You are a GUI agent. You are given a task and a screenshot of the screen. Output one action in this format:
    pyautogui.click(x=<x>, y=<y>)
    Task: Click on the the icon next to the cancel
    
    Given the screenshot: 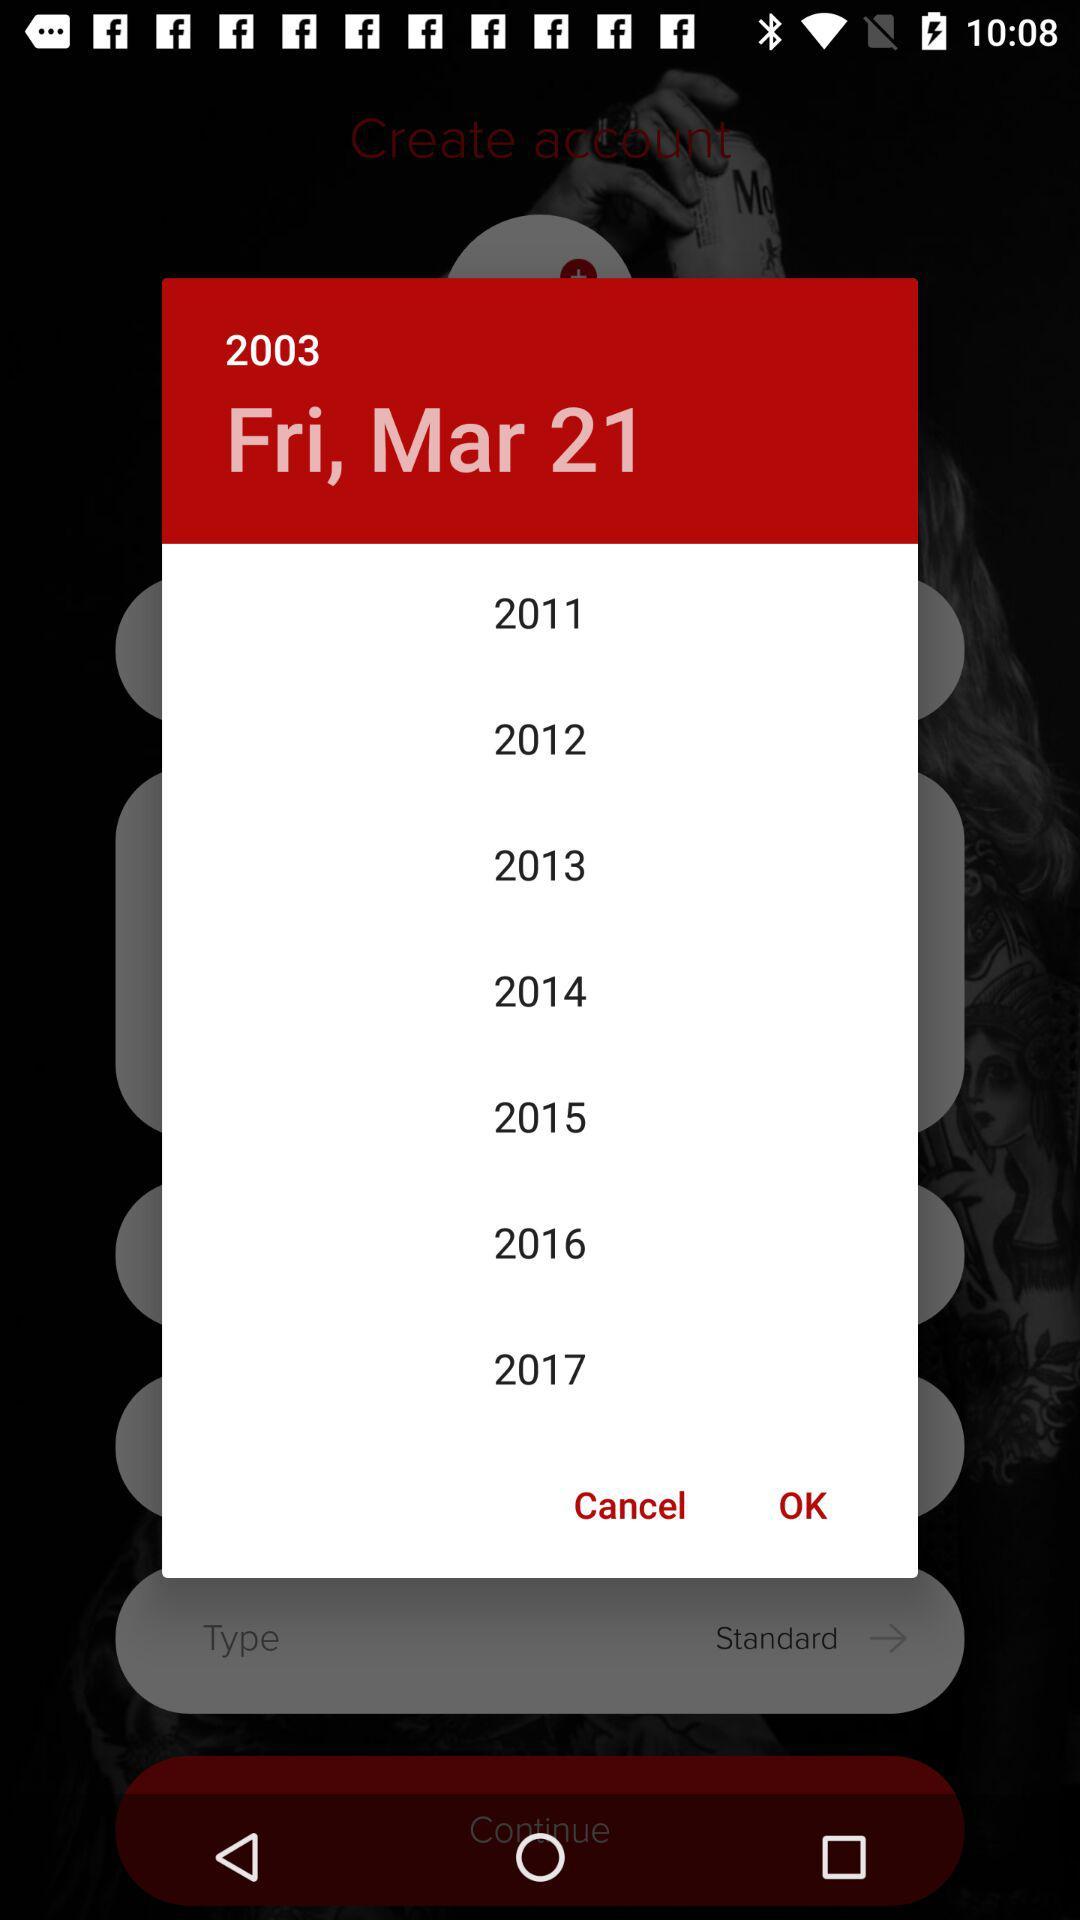 What is the action you would take?
    pyautogui.click(x=801, y=1504)
    